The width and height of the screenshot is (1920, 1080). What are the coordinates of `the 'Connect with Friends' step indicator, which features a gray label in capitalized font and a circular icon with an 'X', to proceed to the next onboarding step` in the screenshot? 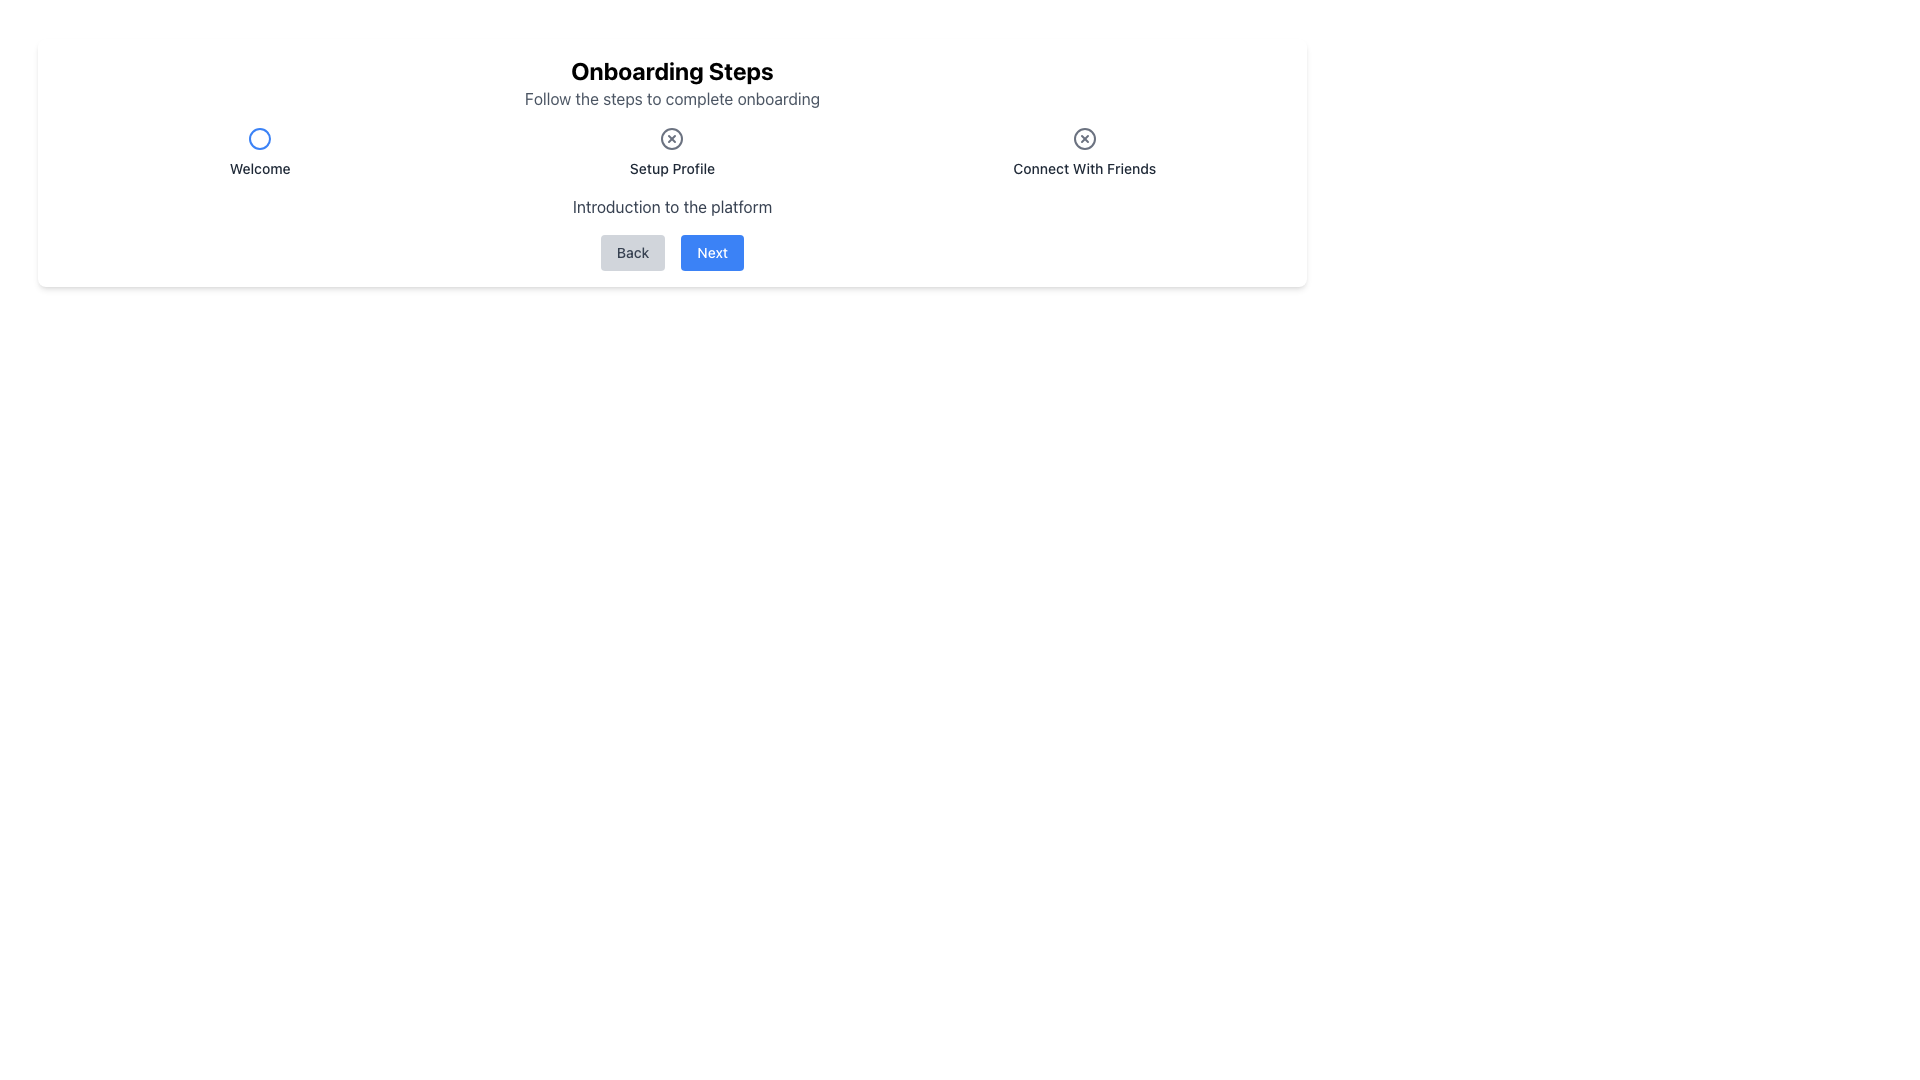 It's located at (1083, 152).